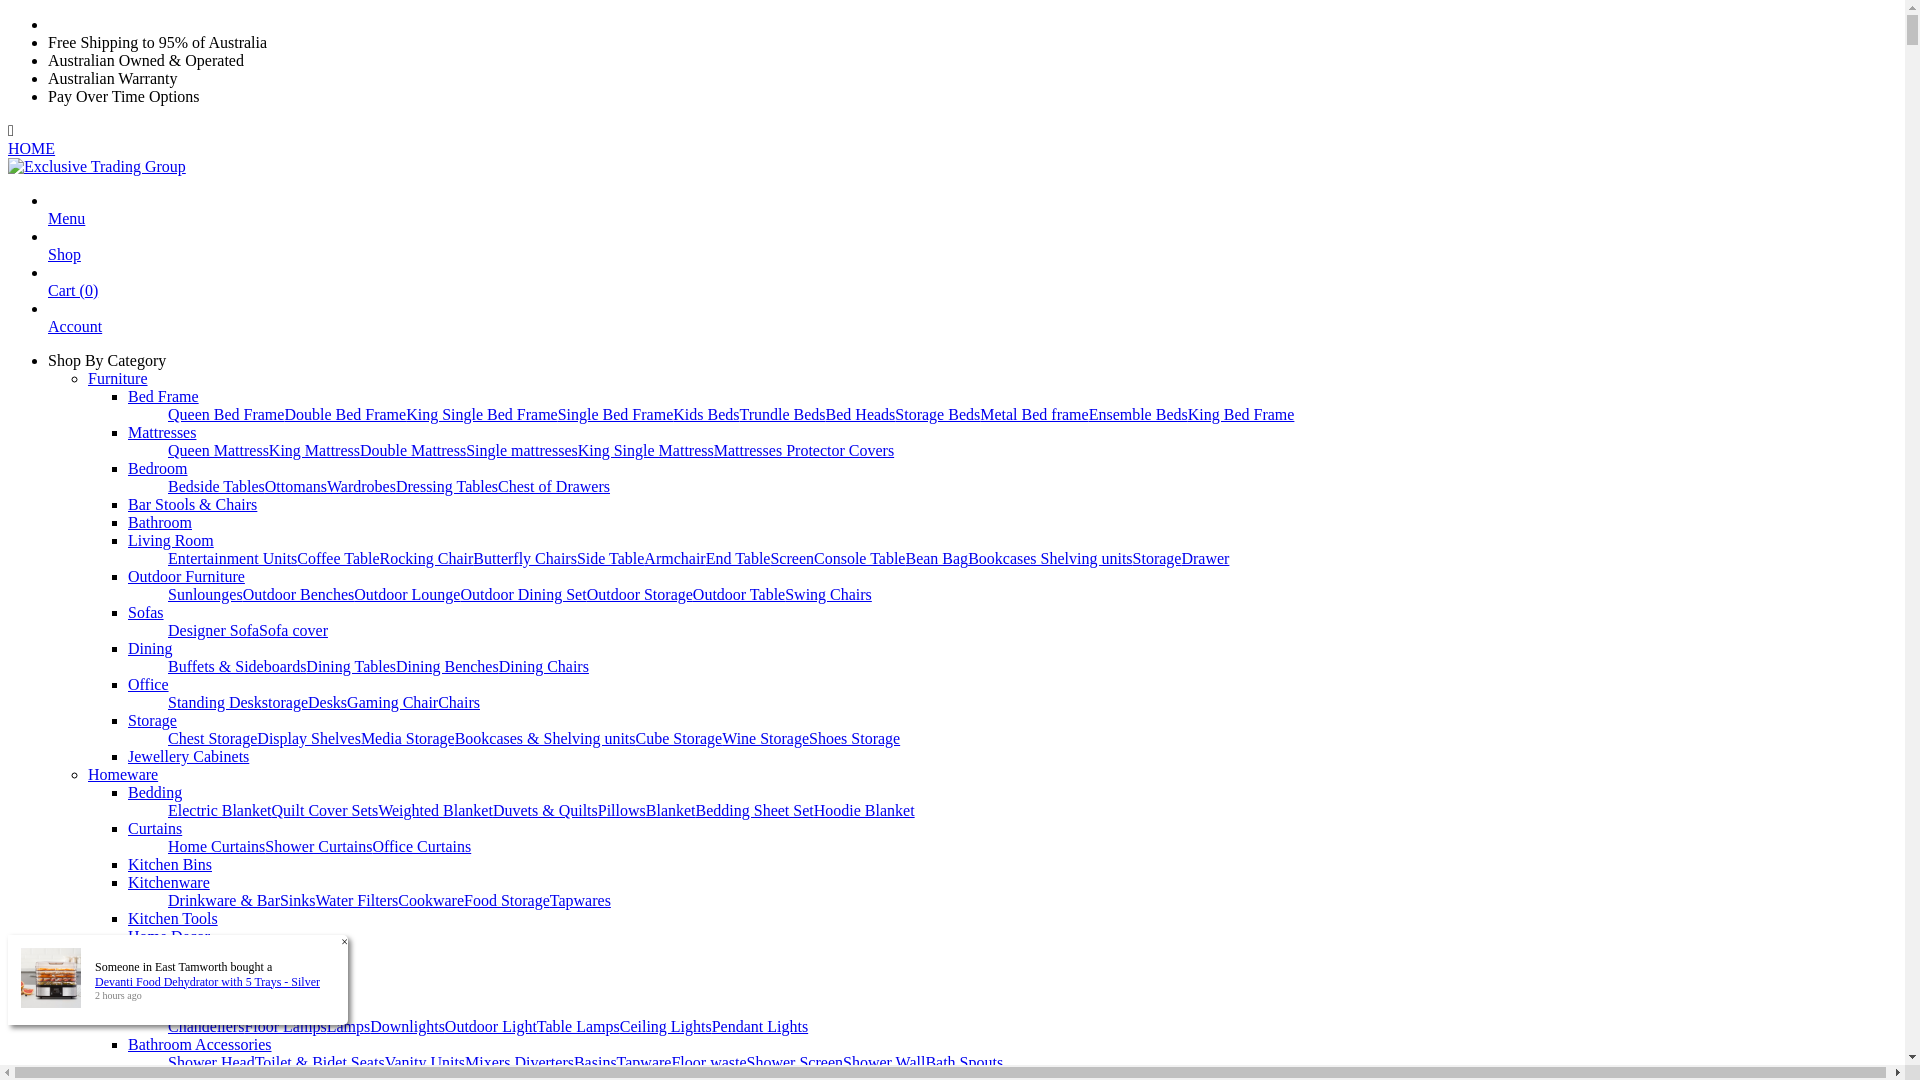  What do you see at coordinates (434, 810) in the screenshot?
I see `'Weighted Blanket'` at bounding box center [434, 810].